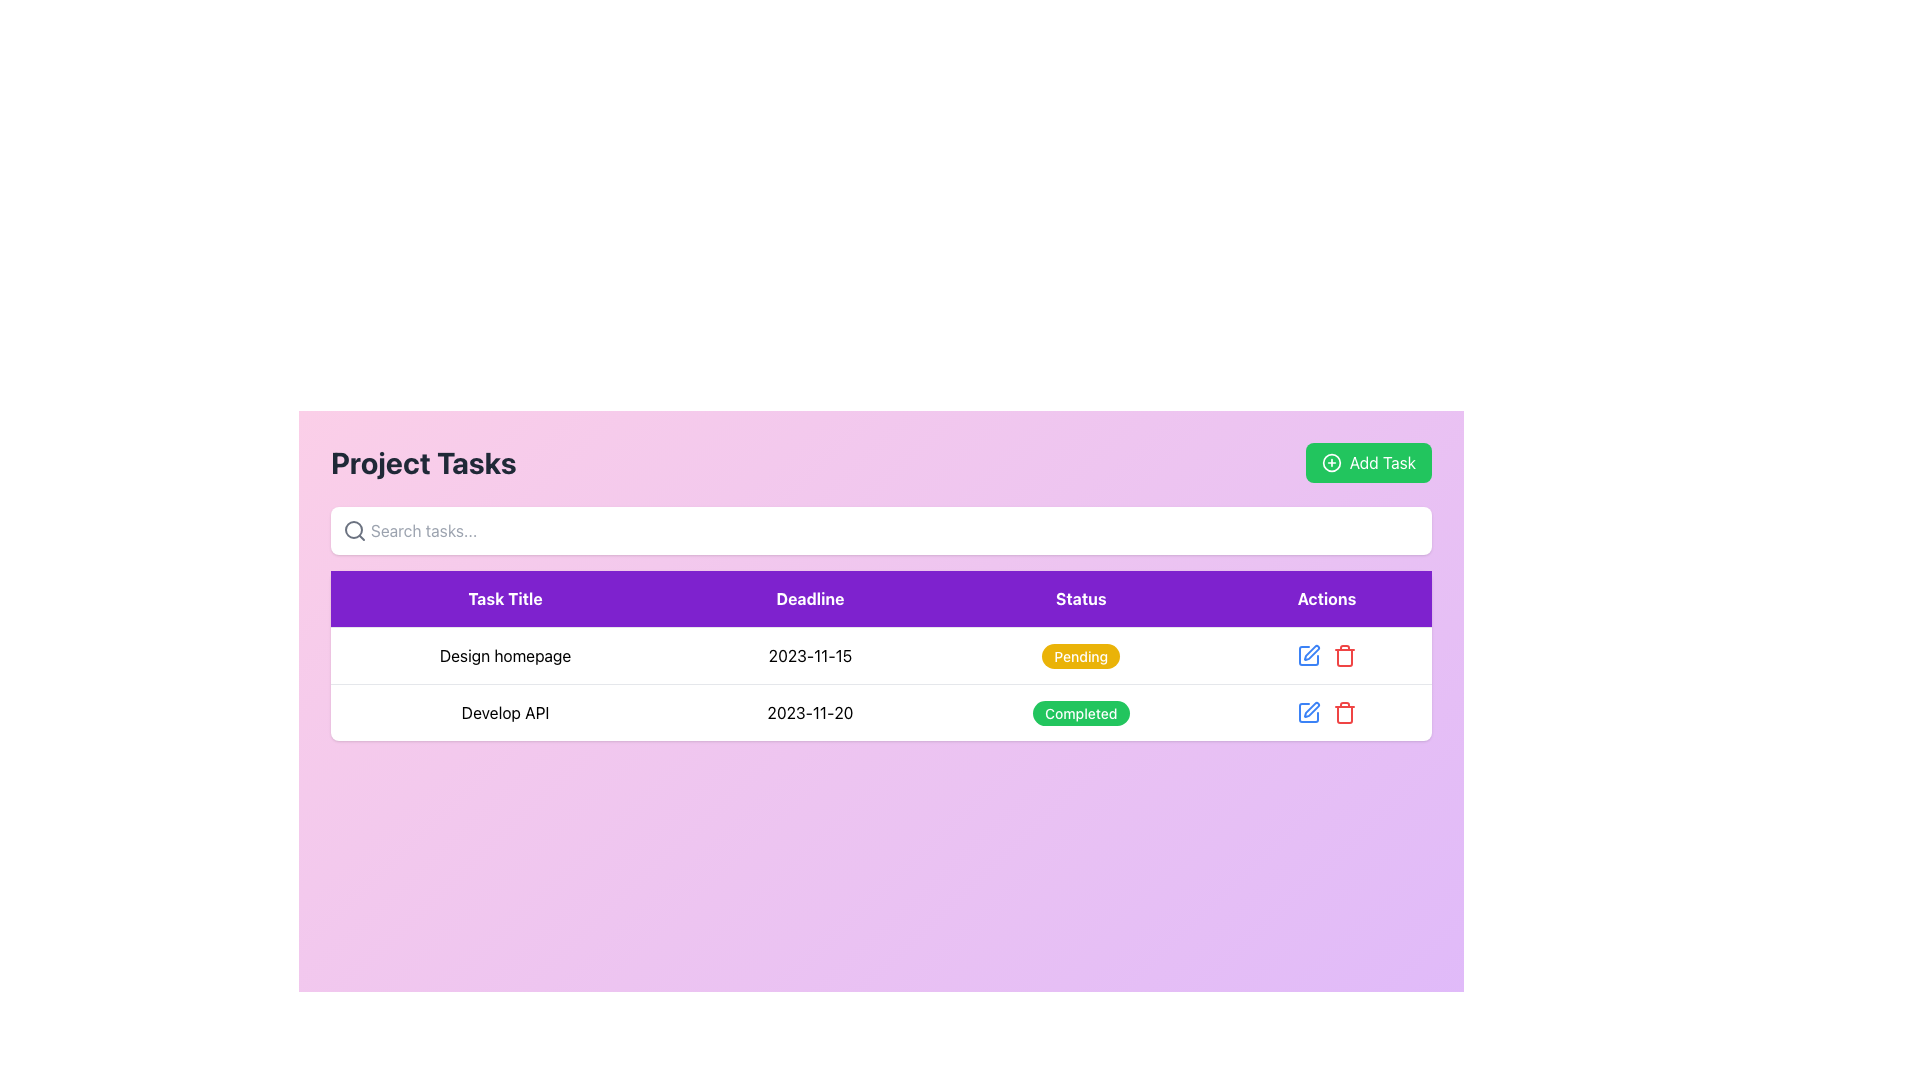 The height and width of the screenshot is (1080, 1920). What do you see at coordinates (1080, 656) in the screenshot?
I see `the status of the 'Pending' task in the Status indicator badge located in the first row of the table for the task titled 'Design homepage.'` at bounding box center [1080, 656].